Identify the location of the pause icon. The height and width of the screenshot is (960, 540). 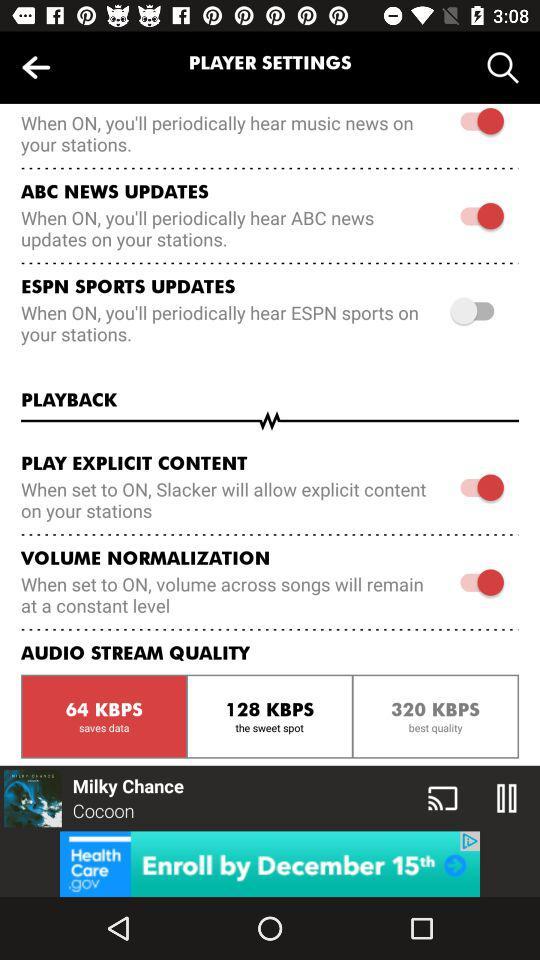
(507, 798).